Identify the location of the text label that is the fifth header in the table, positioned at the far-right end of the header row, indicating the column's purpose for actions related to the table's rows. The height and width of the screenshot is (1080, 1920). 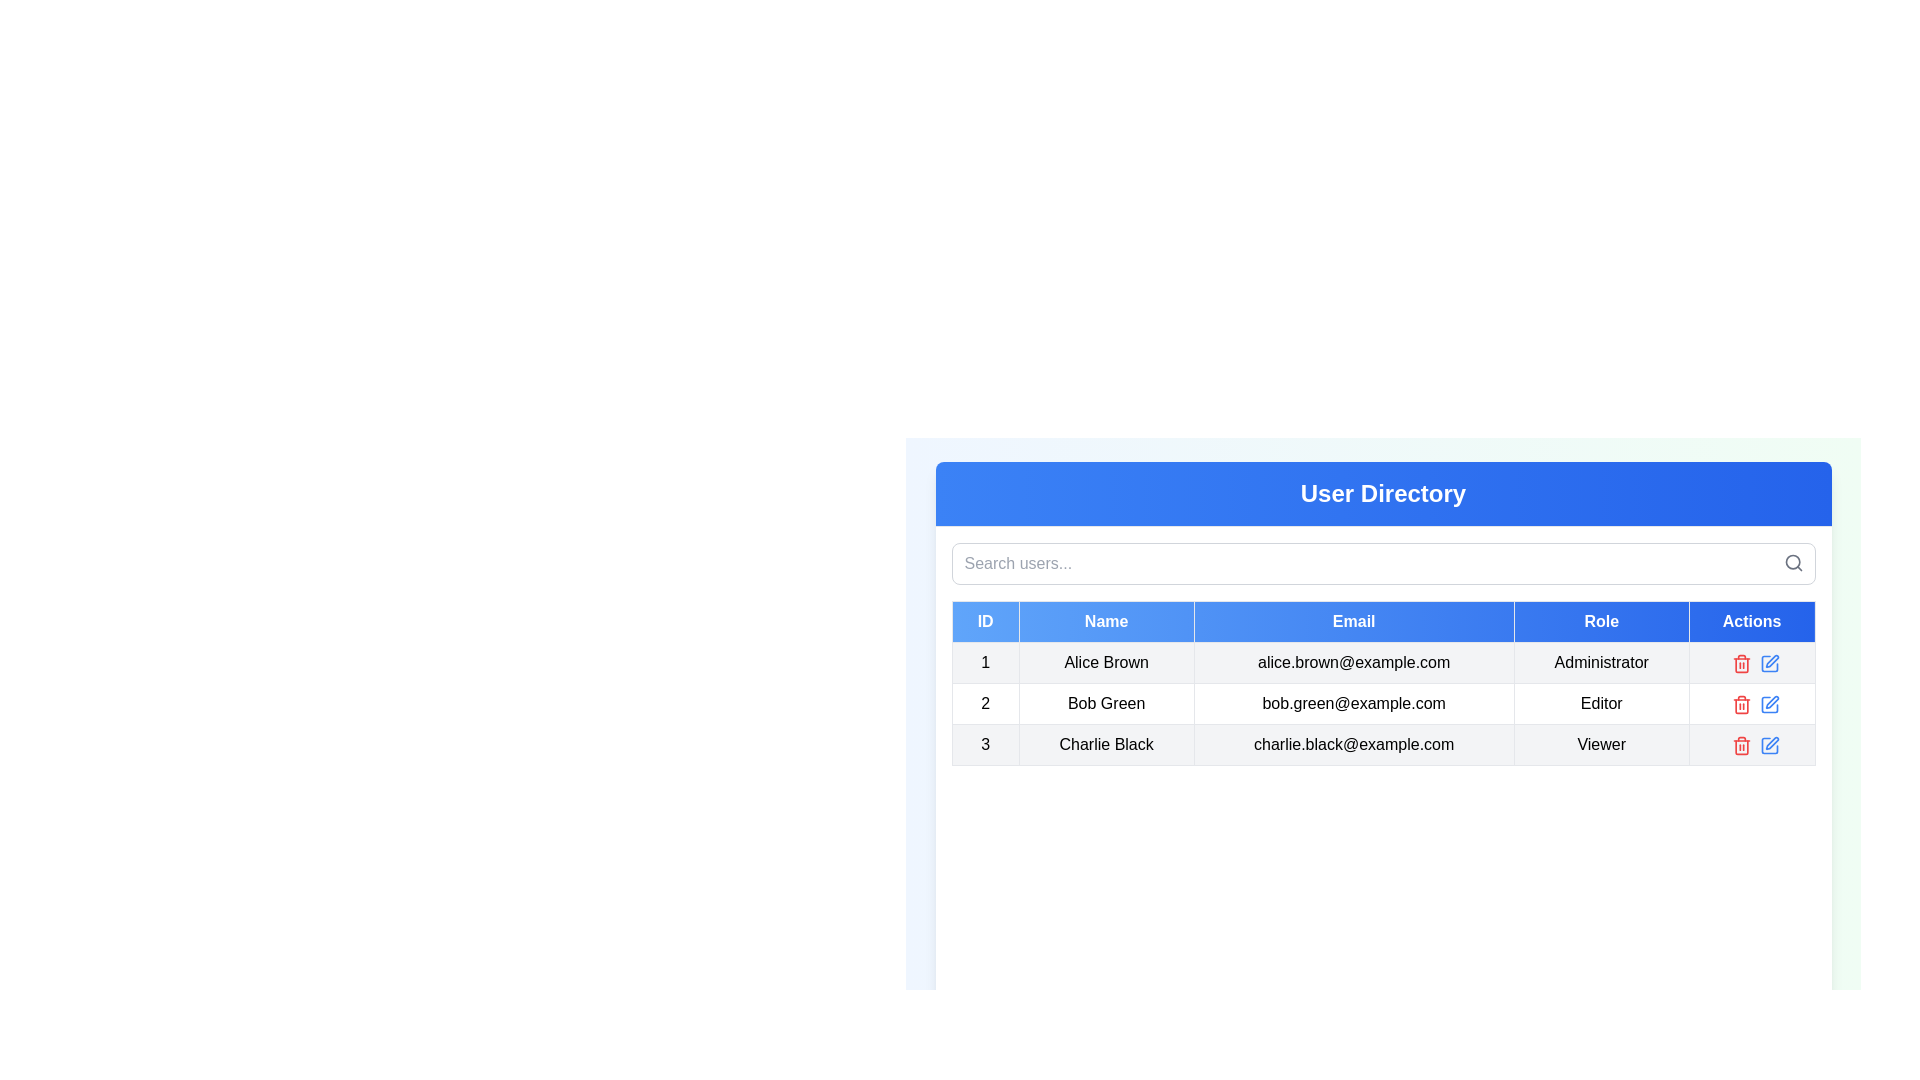
(1751, 620).